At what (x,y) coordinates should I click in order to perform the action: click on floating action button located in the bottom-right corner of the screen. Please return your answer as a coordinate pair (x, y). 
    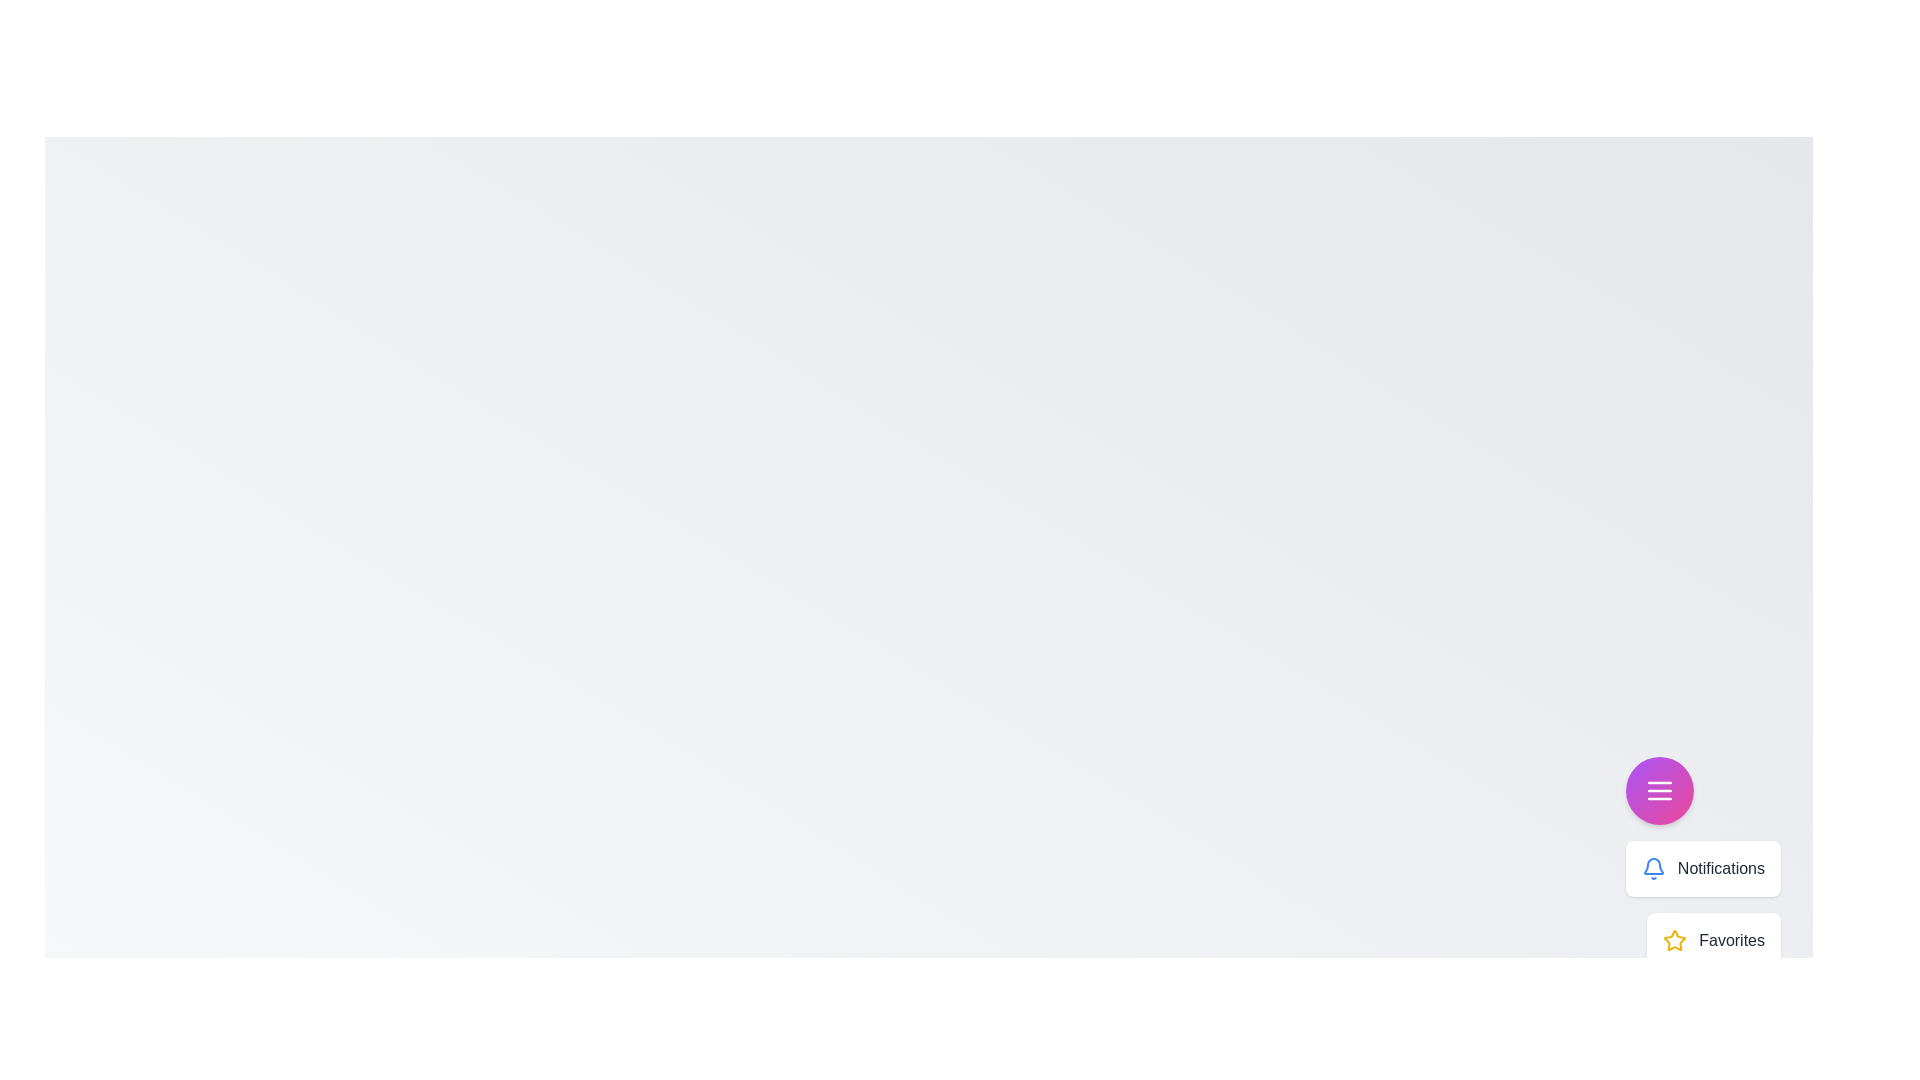
    Looking at the image, I should click on (1659, 789).